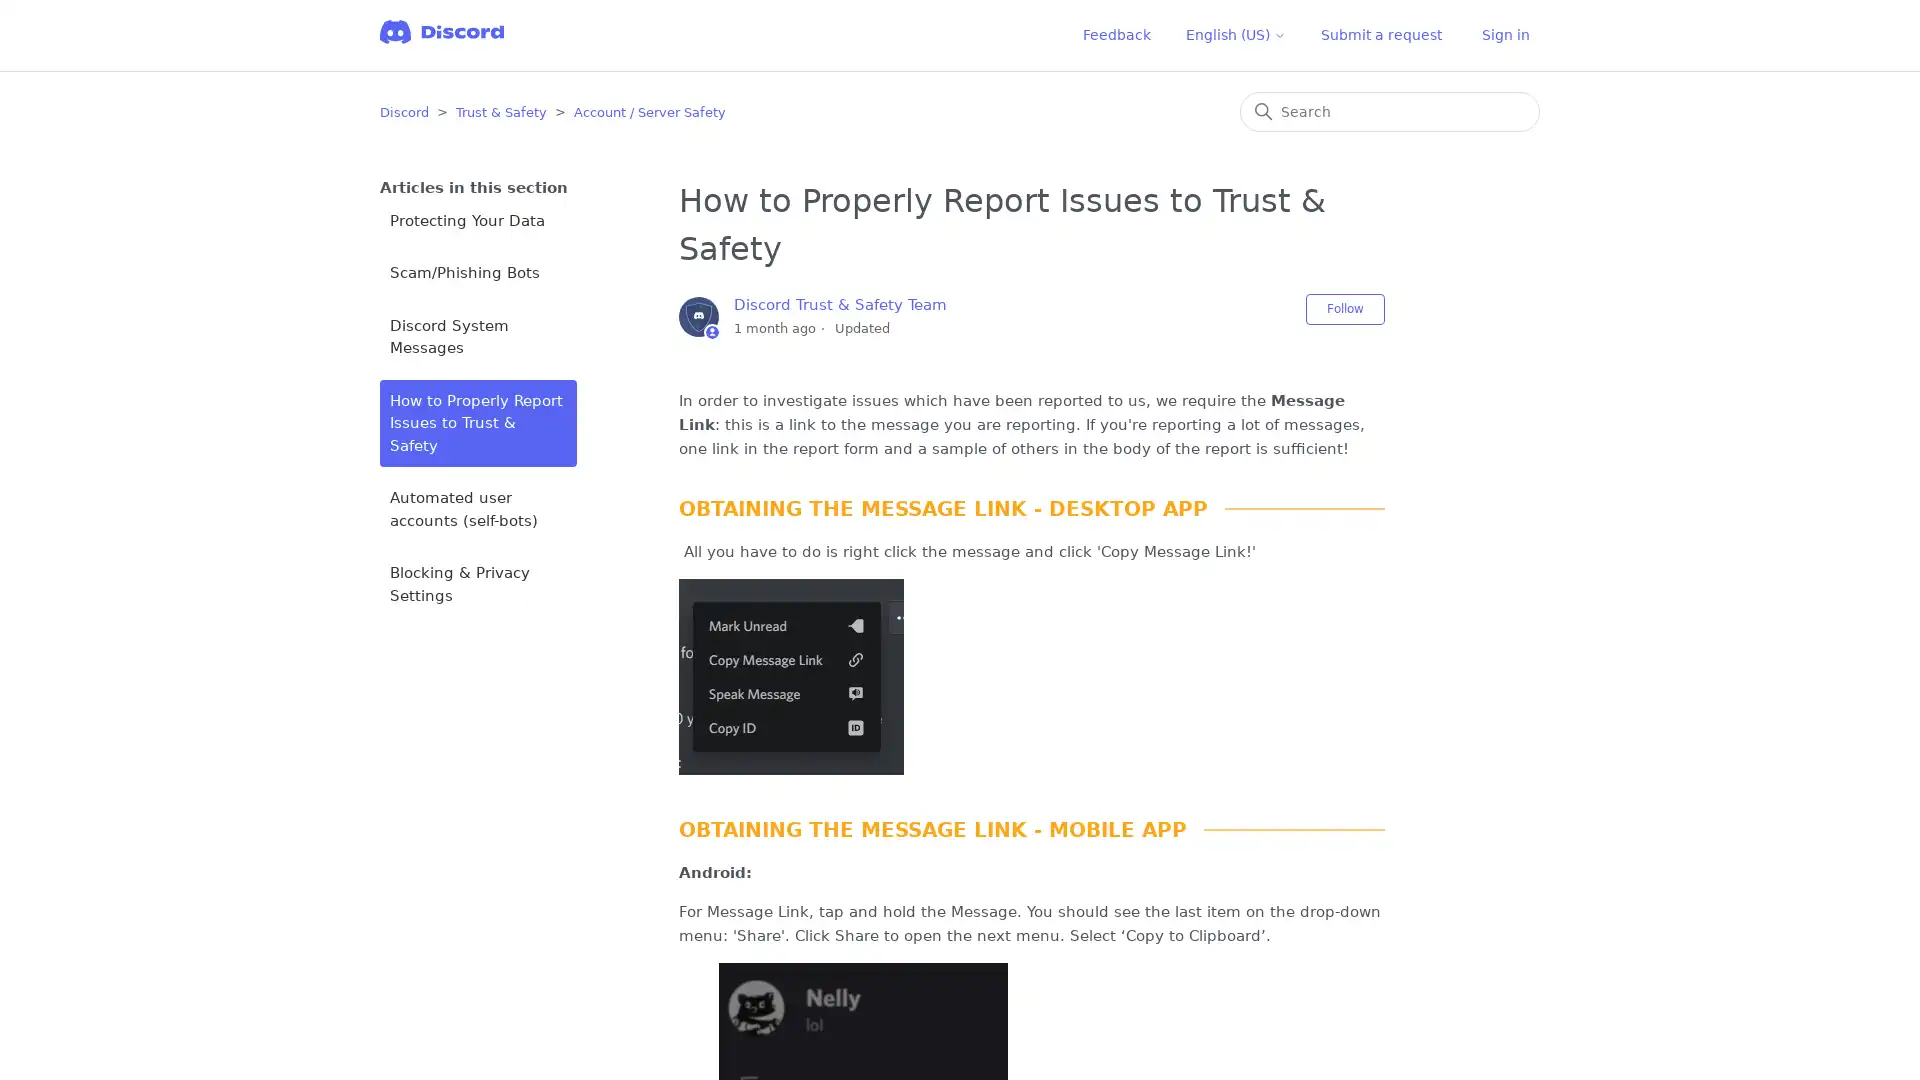 The image size is (1920, 1080). Describe the element at coordinates (1506, 35) in the screenshot. I see `Sign in` at that location.